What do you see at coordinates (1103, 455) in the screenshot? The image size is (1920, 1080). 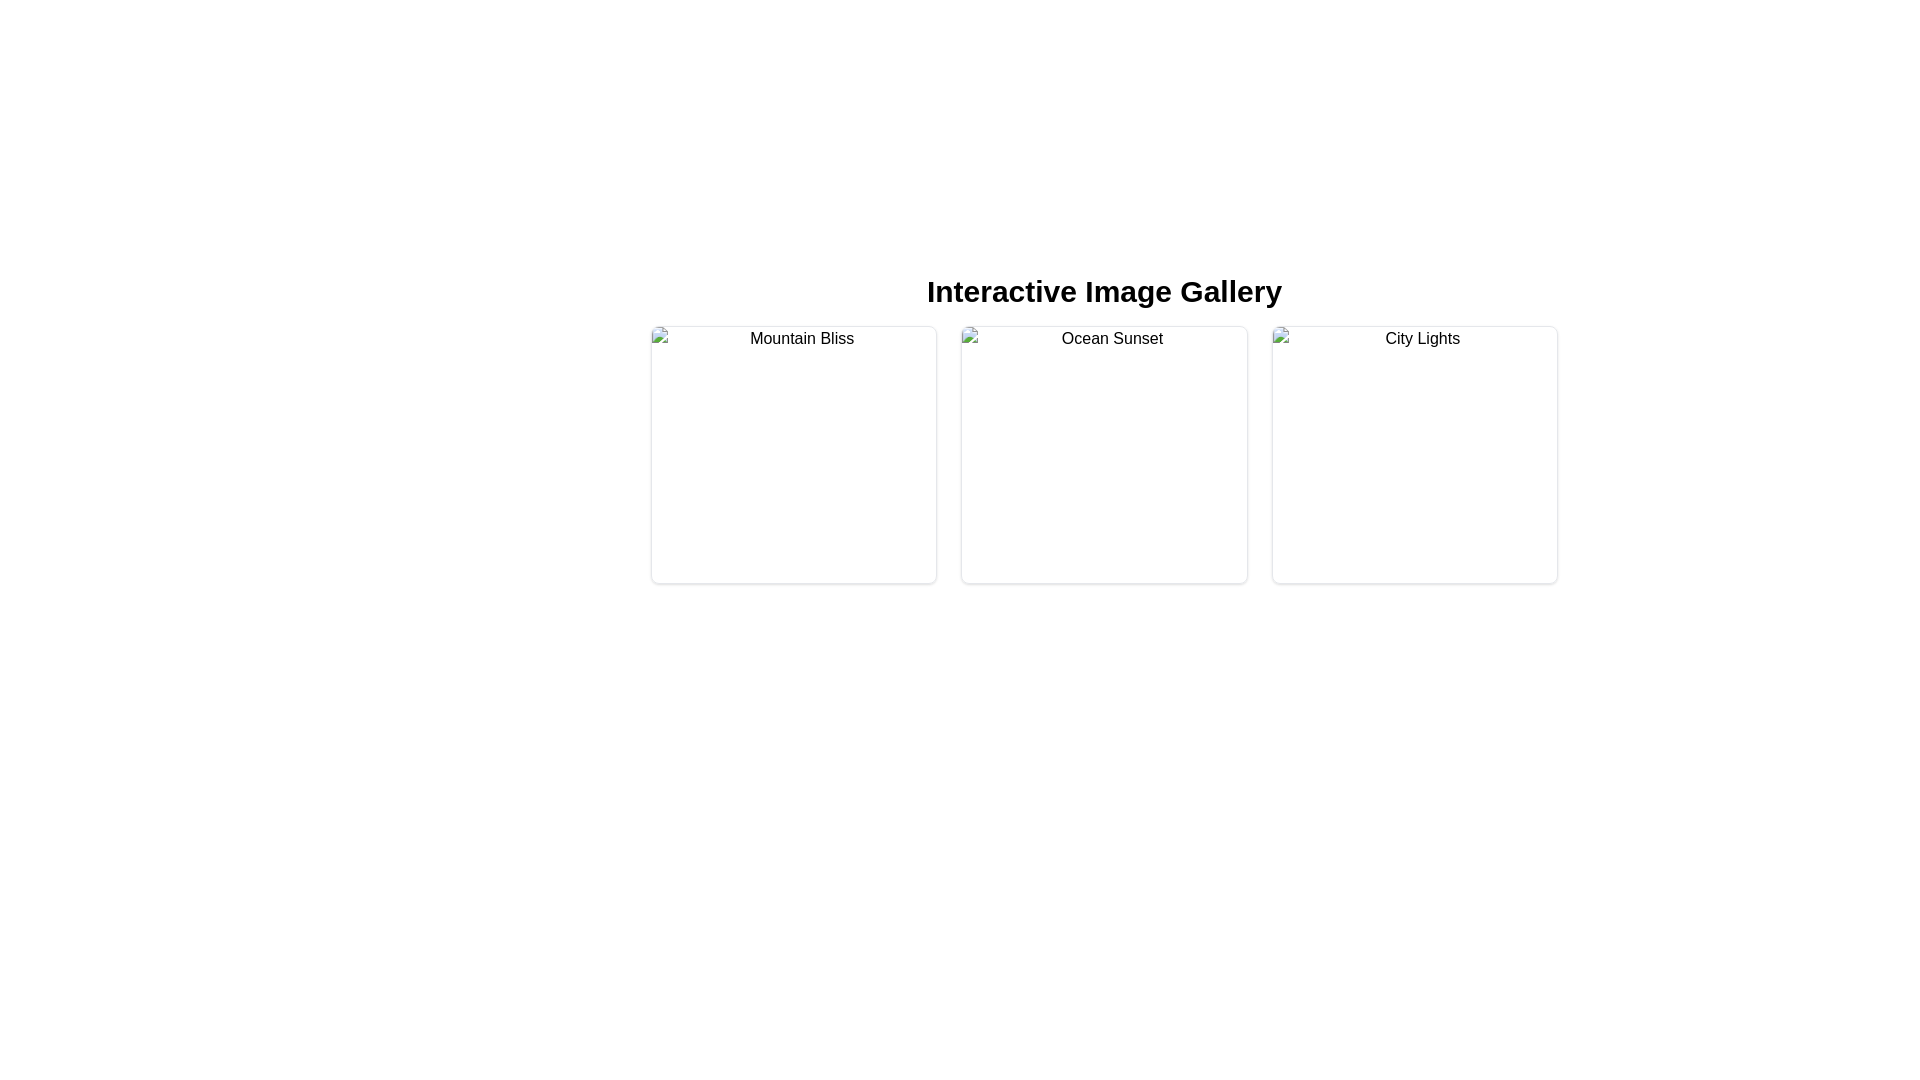 I see `the card titled 'Ocean Sunset' in the interactive grid` at bounding box center [1103, 455].